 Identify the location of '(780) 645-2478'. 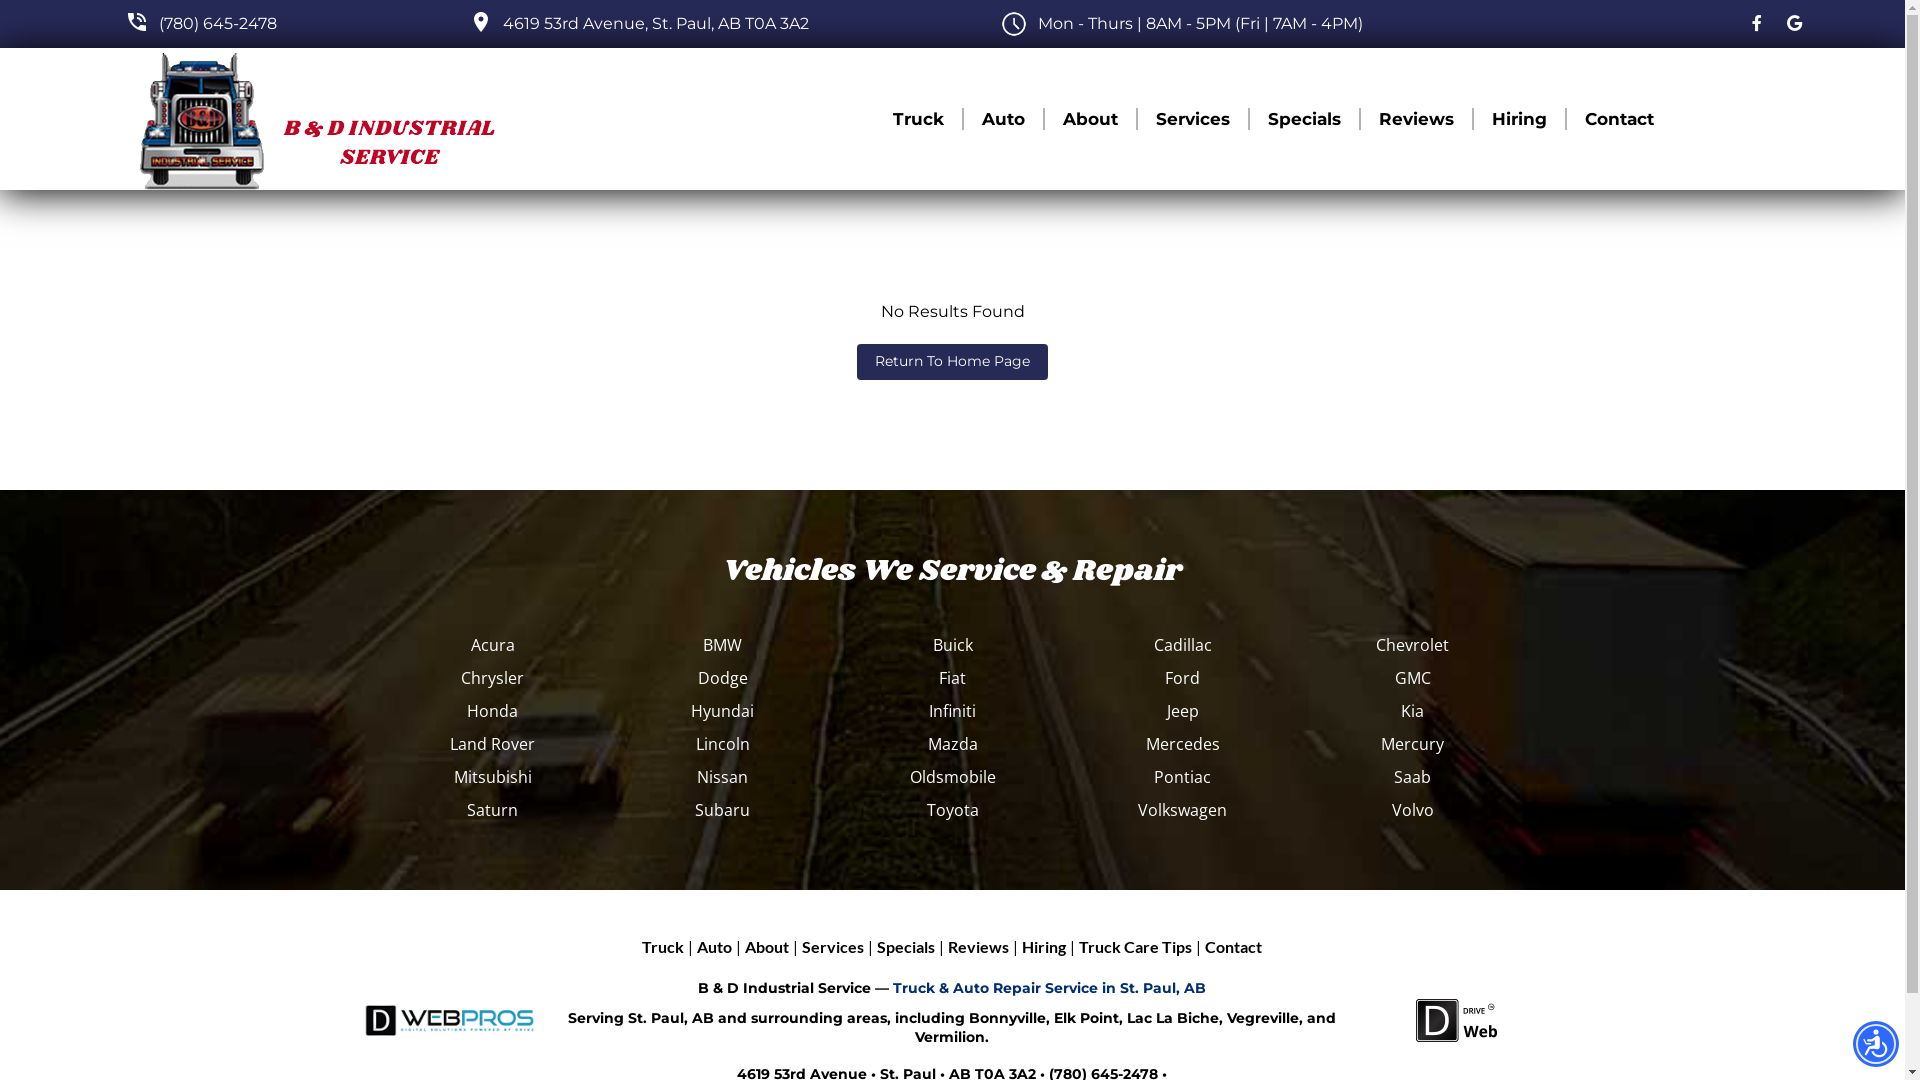
(217, 23).